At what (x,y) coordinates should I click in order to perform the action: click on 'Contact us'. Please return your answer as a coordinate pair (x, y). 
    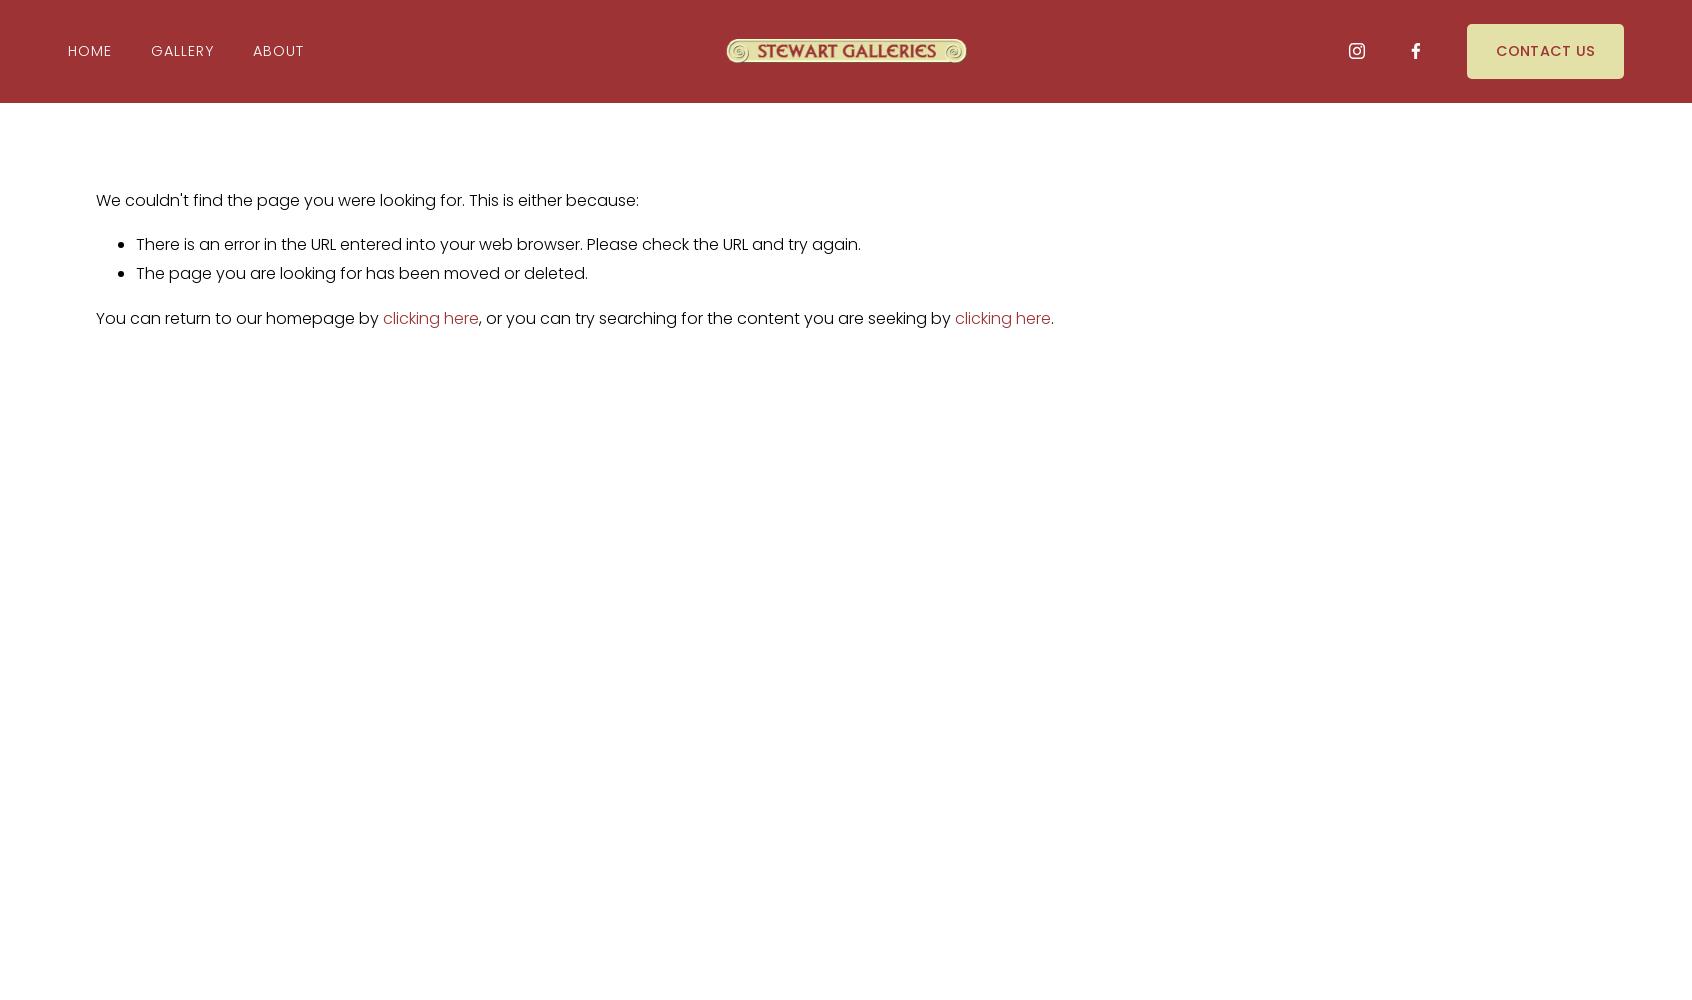
    Looking at the image, I should click on (1544, 50).